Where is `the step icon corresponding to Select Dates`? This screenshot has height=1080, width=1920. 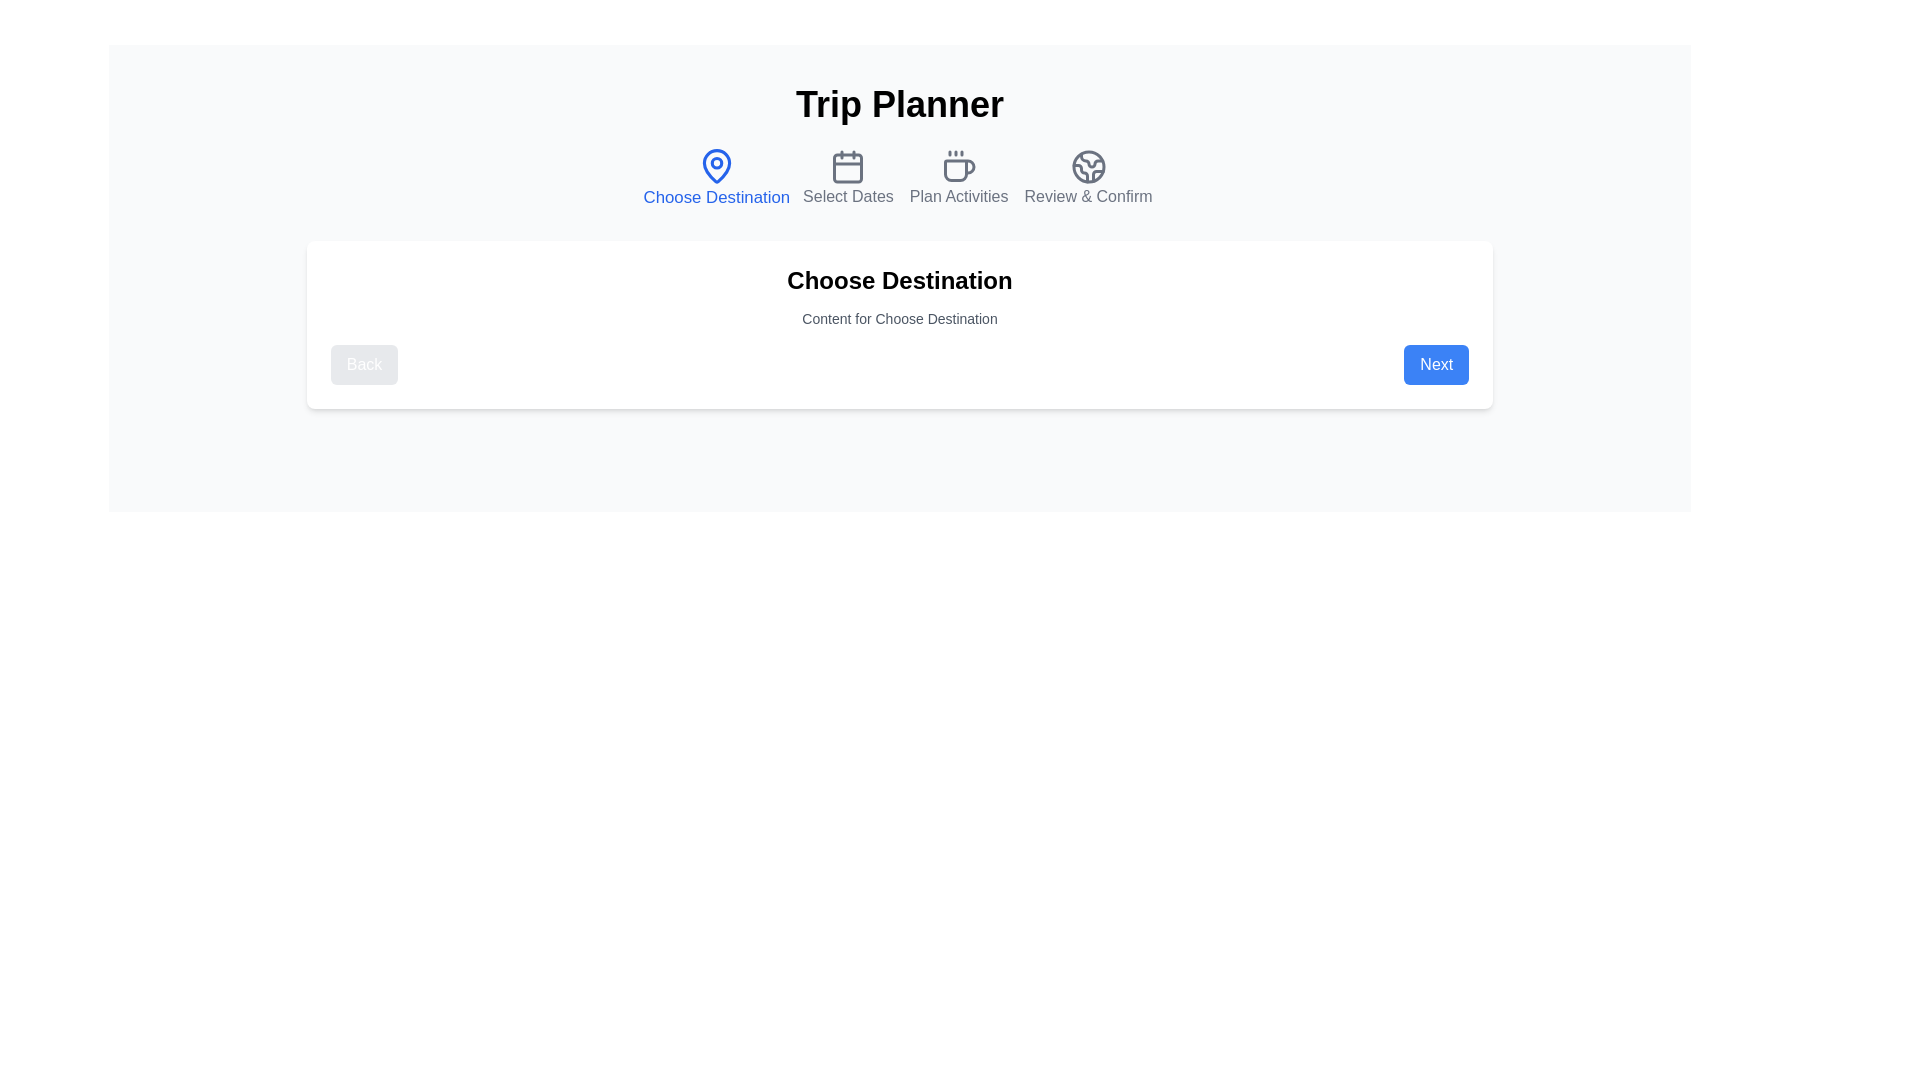
the step icon corresponding to Select Dates is located at coordinates (848, 177).